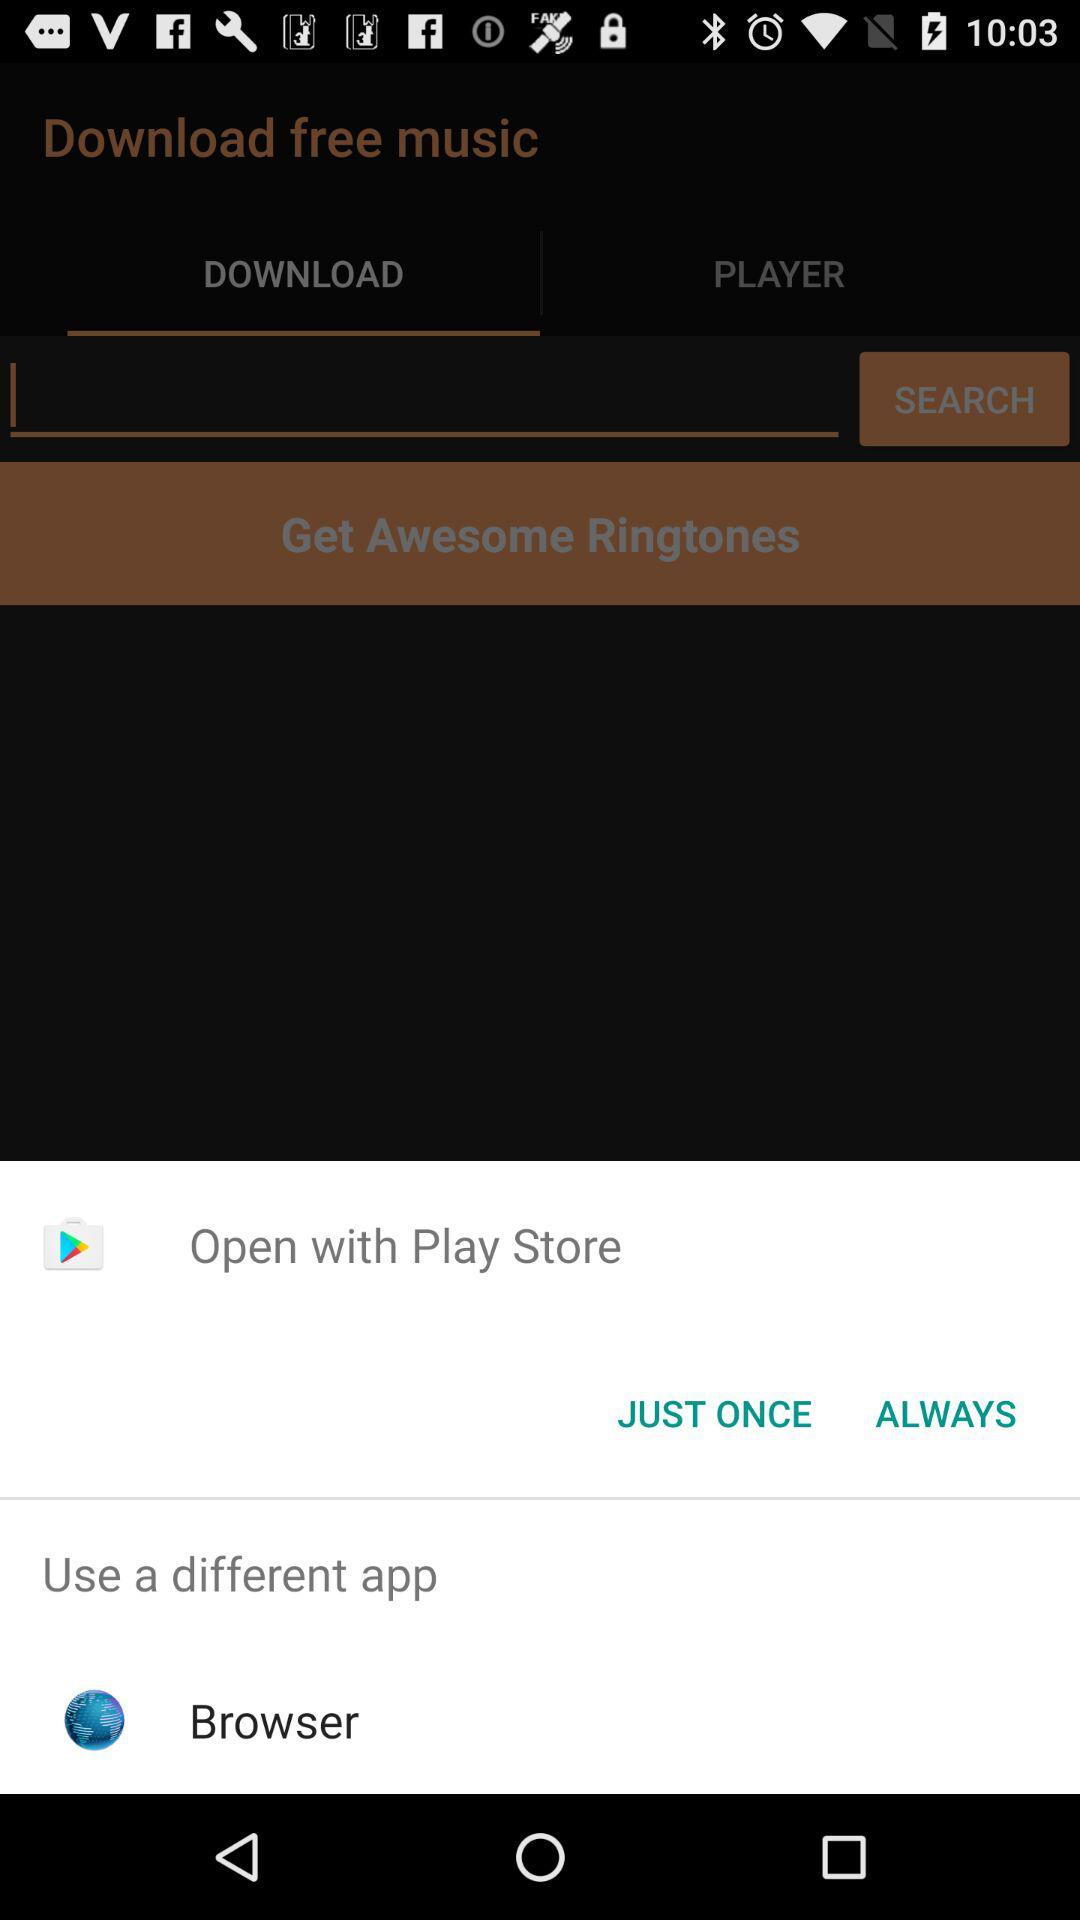 The width and height of the screenshot is (1080, 1920). Describe the element at coordinates (945, 1411) in the screenshot. I see `icon below open with play item` at that location.